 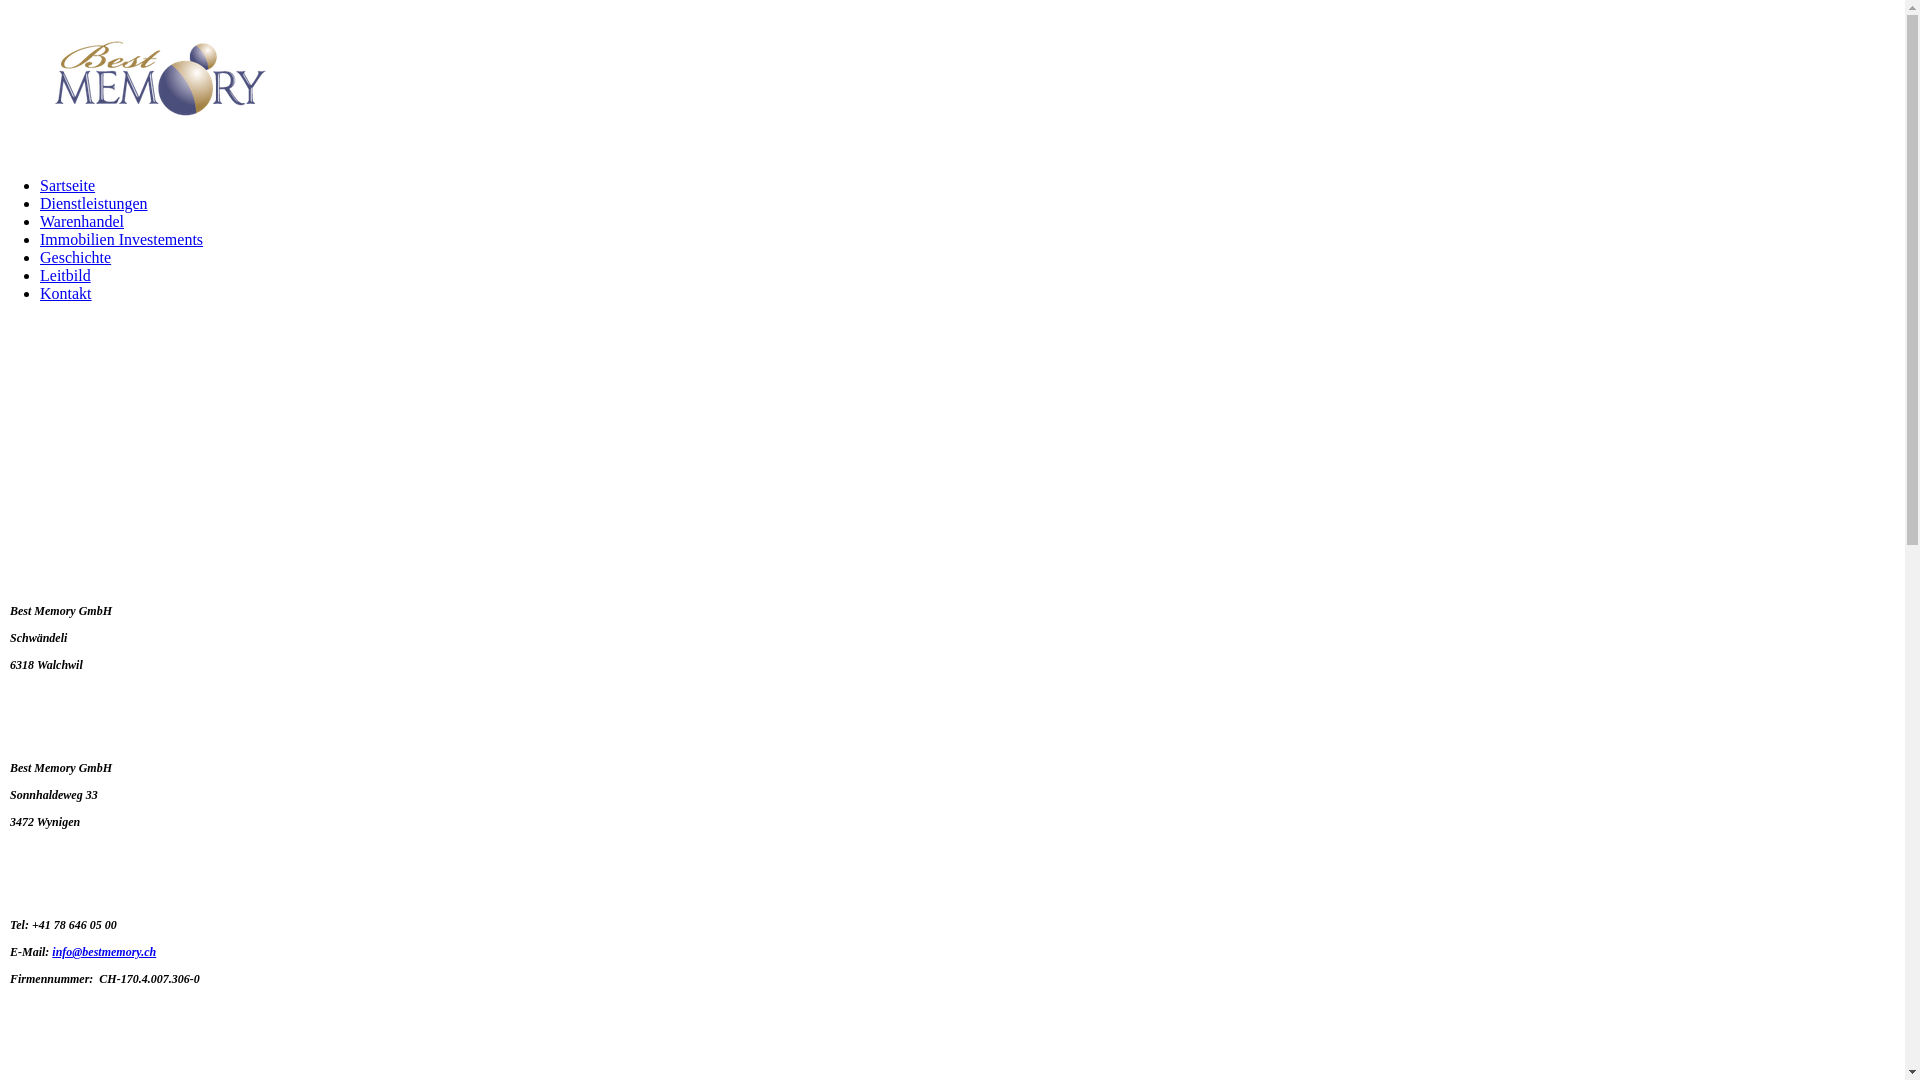 What do you see at coordinates (39, 221) in the screenshot?
I see `'Warenhandel'` at bounding box center [39, 221].